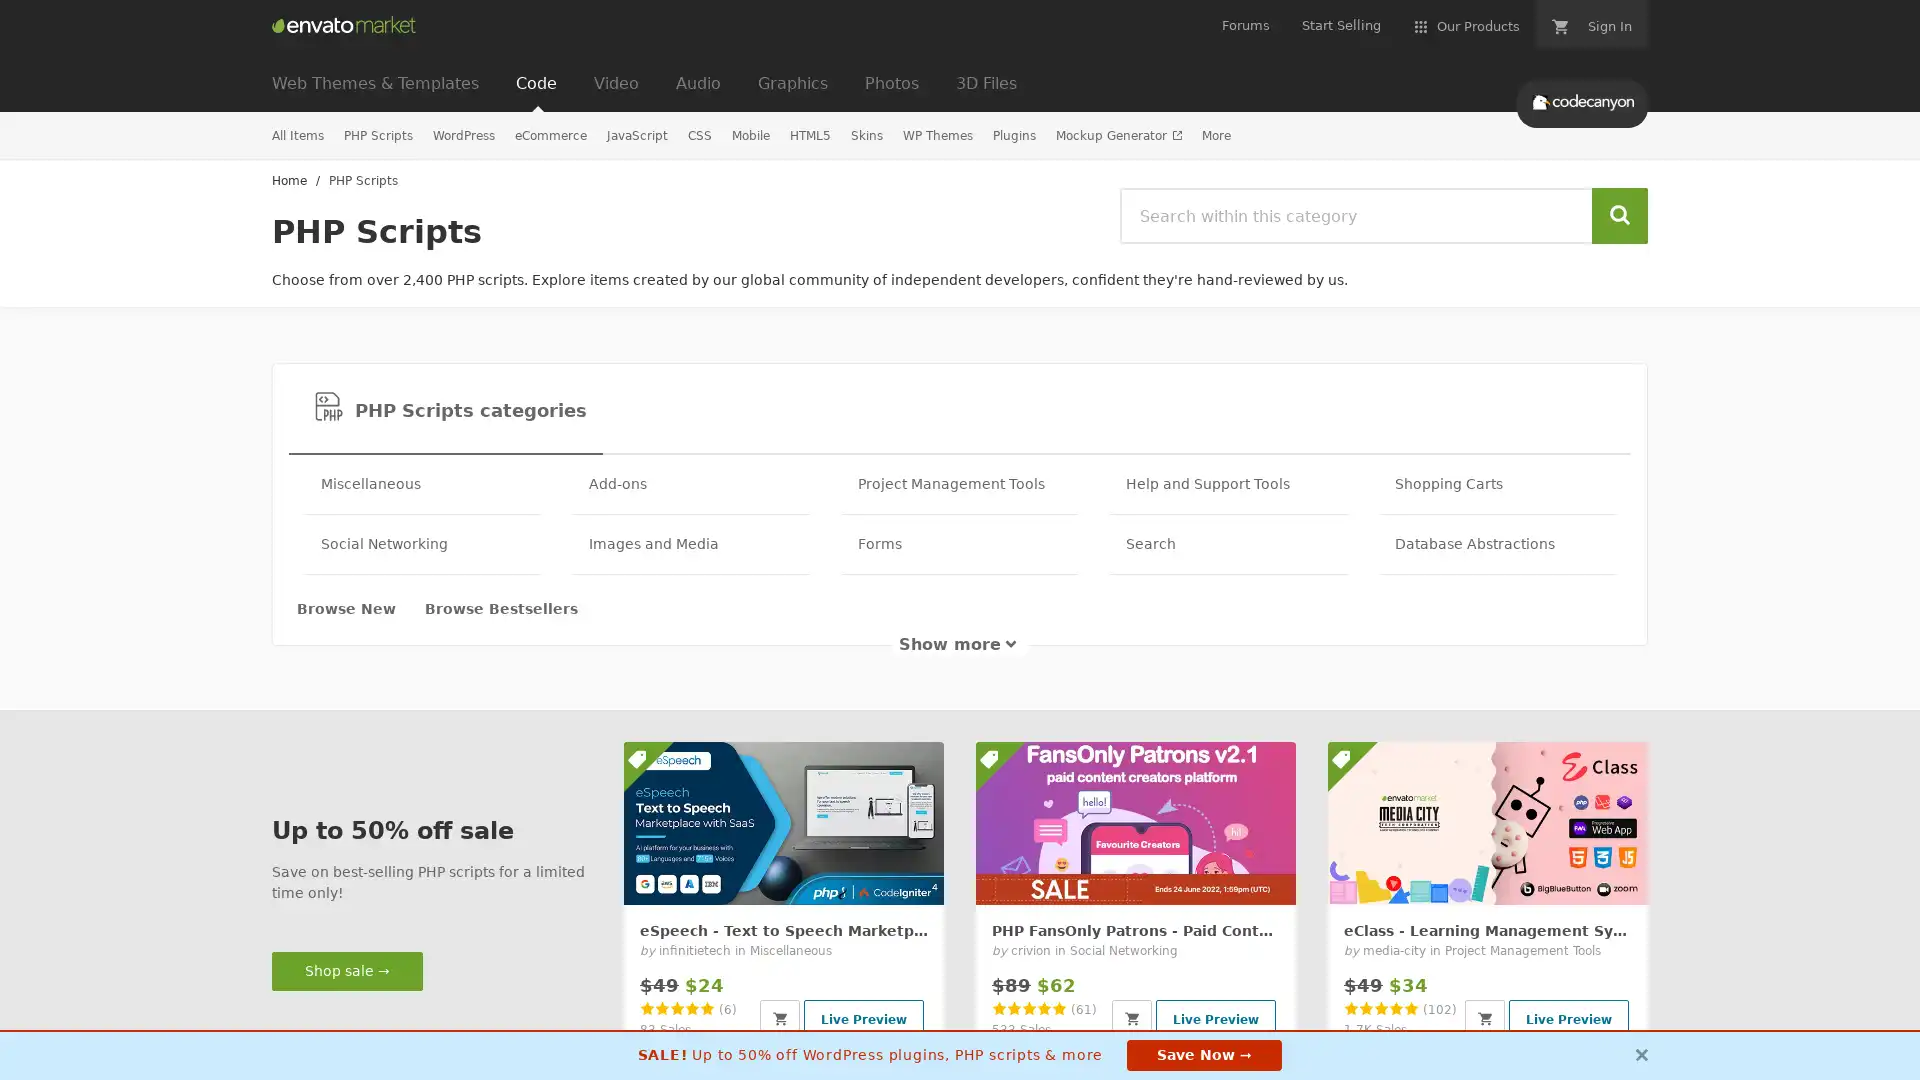 This screenshot has height=1080, width=1920. Describe the element at coordinates (1620, 216) in the screenshot. I see `Search` at that location.